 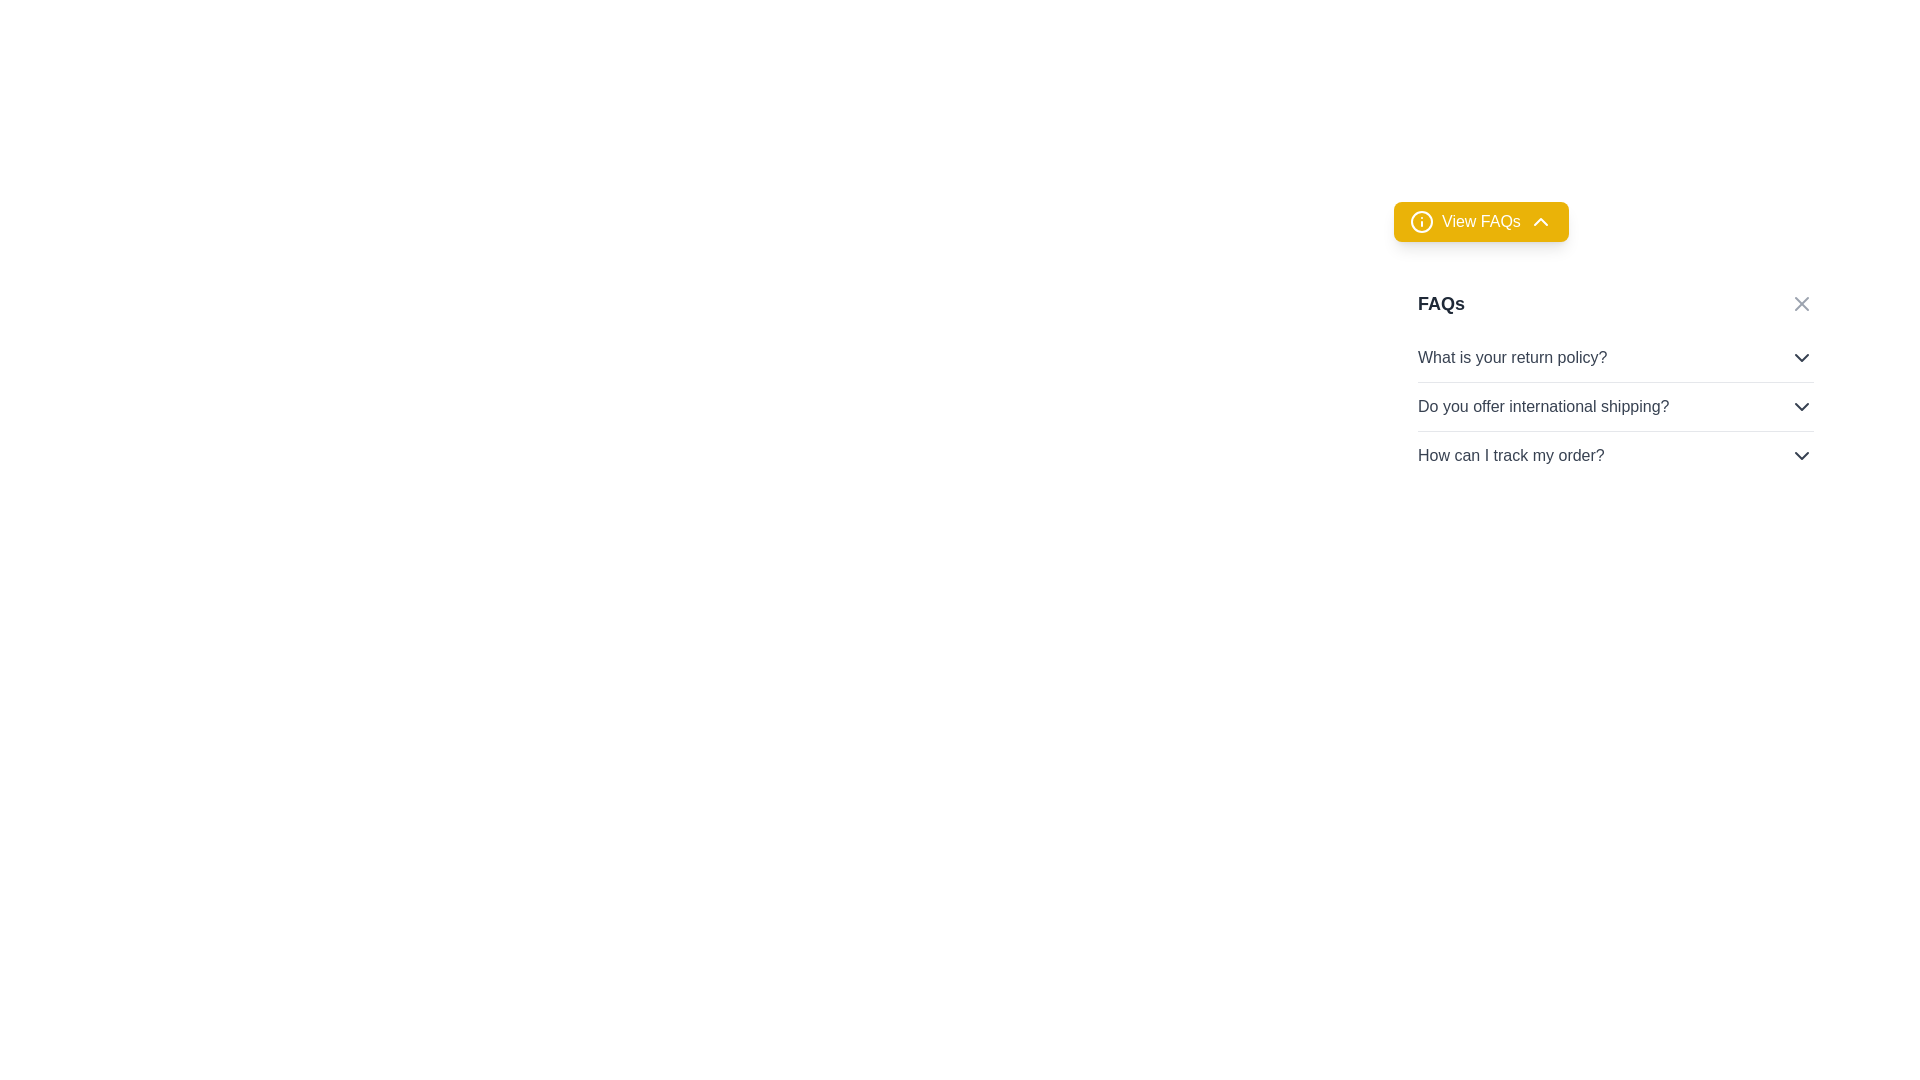 I want to click on the SVG Circle Element located at the top-left part of the FAQ button, which is a circular shape with a radius of 10 units, so click(x=1420, y=222).